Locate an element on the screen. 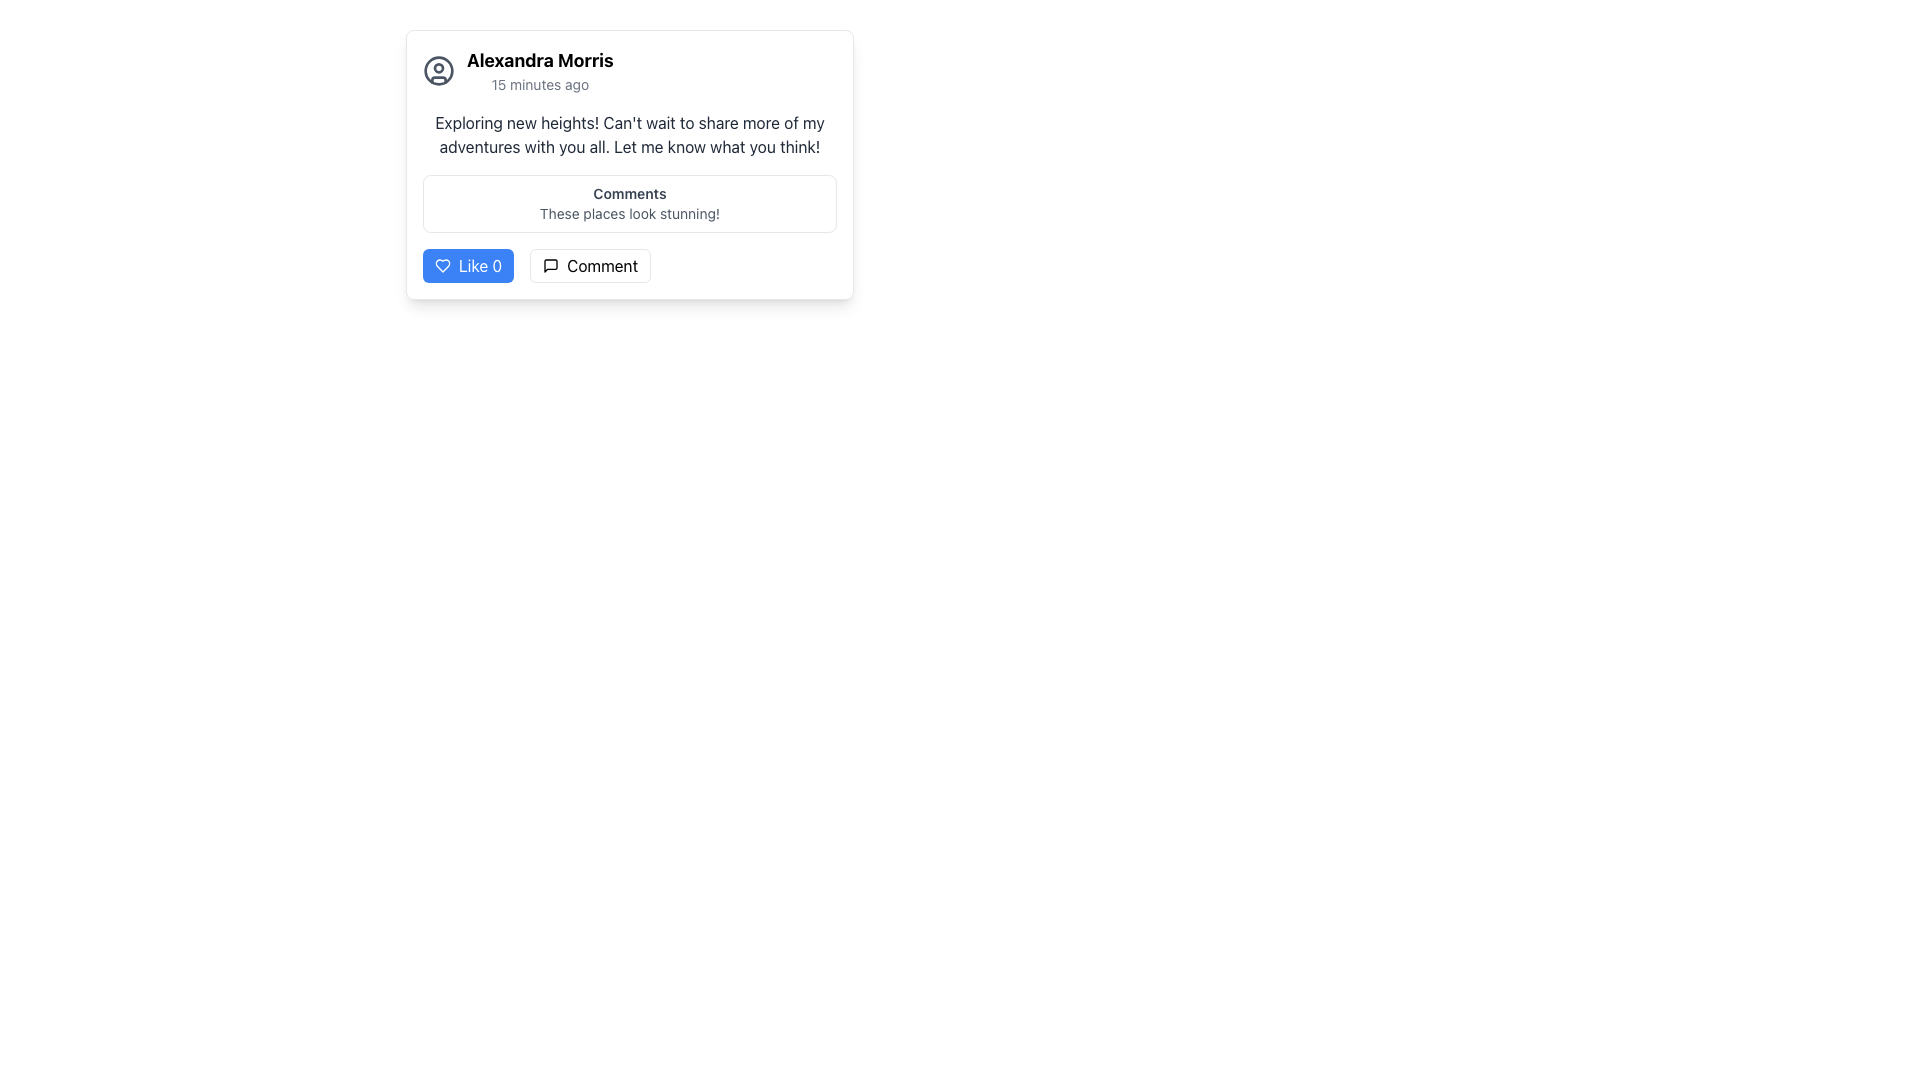  the text display element that contains the content 'These places look stunning!' located in the comments section below the 'Comments' label is located at coordinates (628, 213).